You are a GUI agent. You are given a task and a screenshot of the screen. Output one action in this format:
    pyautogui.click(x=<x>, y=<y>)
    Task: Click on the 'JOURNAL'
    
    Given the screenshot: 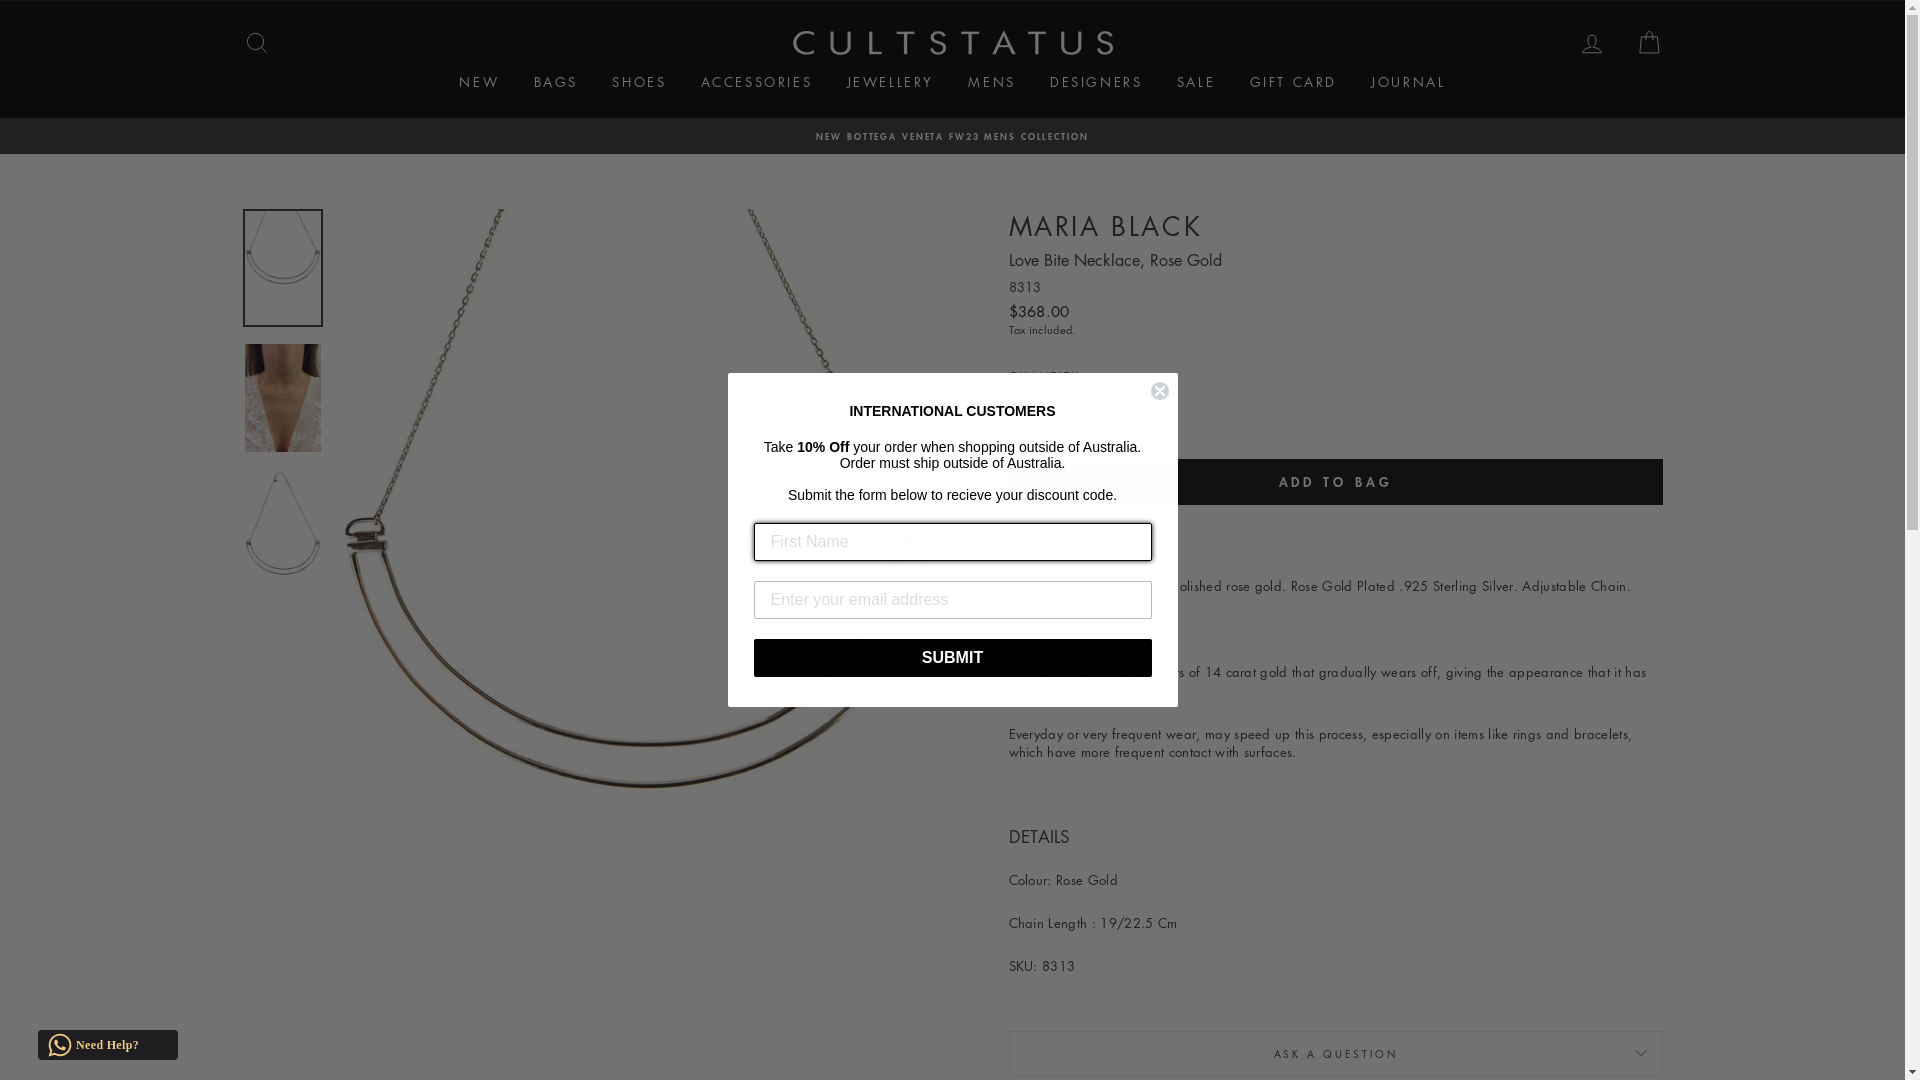 What is the action you would take?
    pyautogui.click(x=1406, y=80)
    